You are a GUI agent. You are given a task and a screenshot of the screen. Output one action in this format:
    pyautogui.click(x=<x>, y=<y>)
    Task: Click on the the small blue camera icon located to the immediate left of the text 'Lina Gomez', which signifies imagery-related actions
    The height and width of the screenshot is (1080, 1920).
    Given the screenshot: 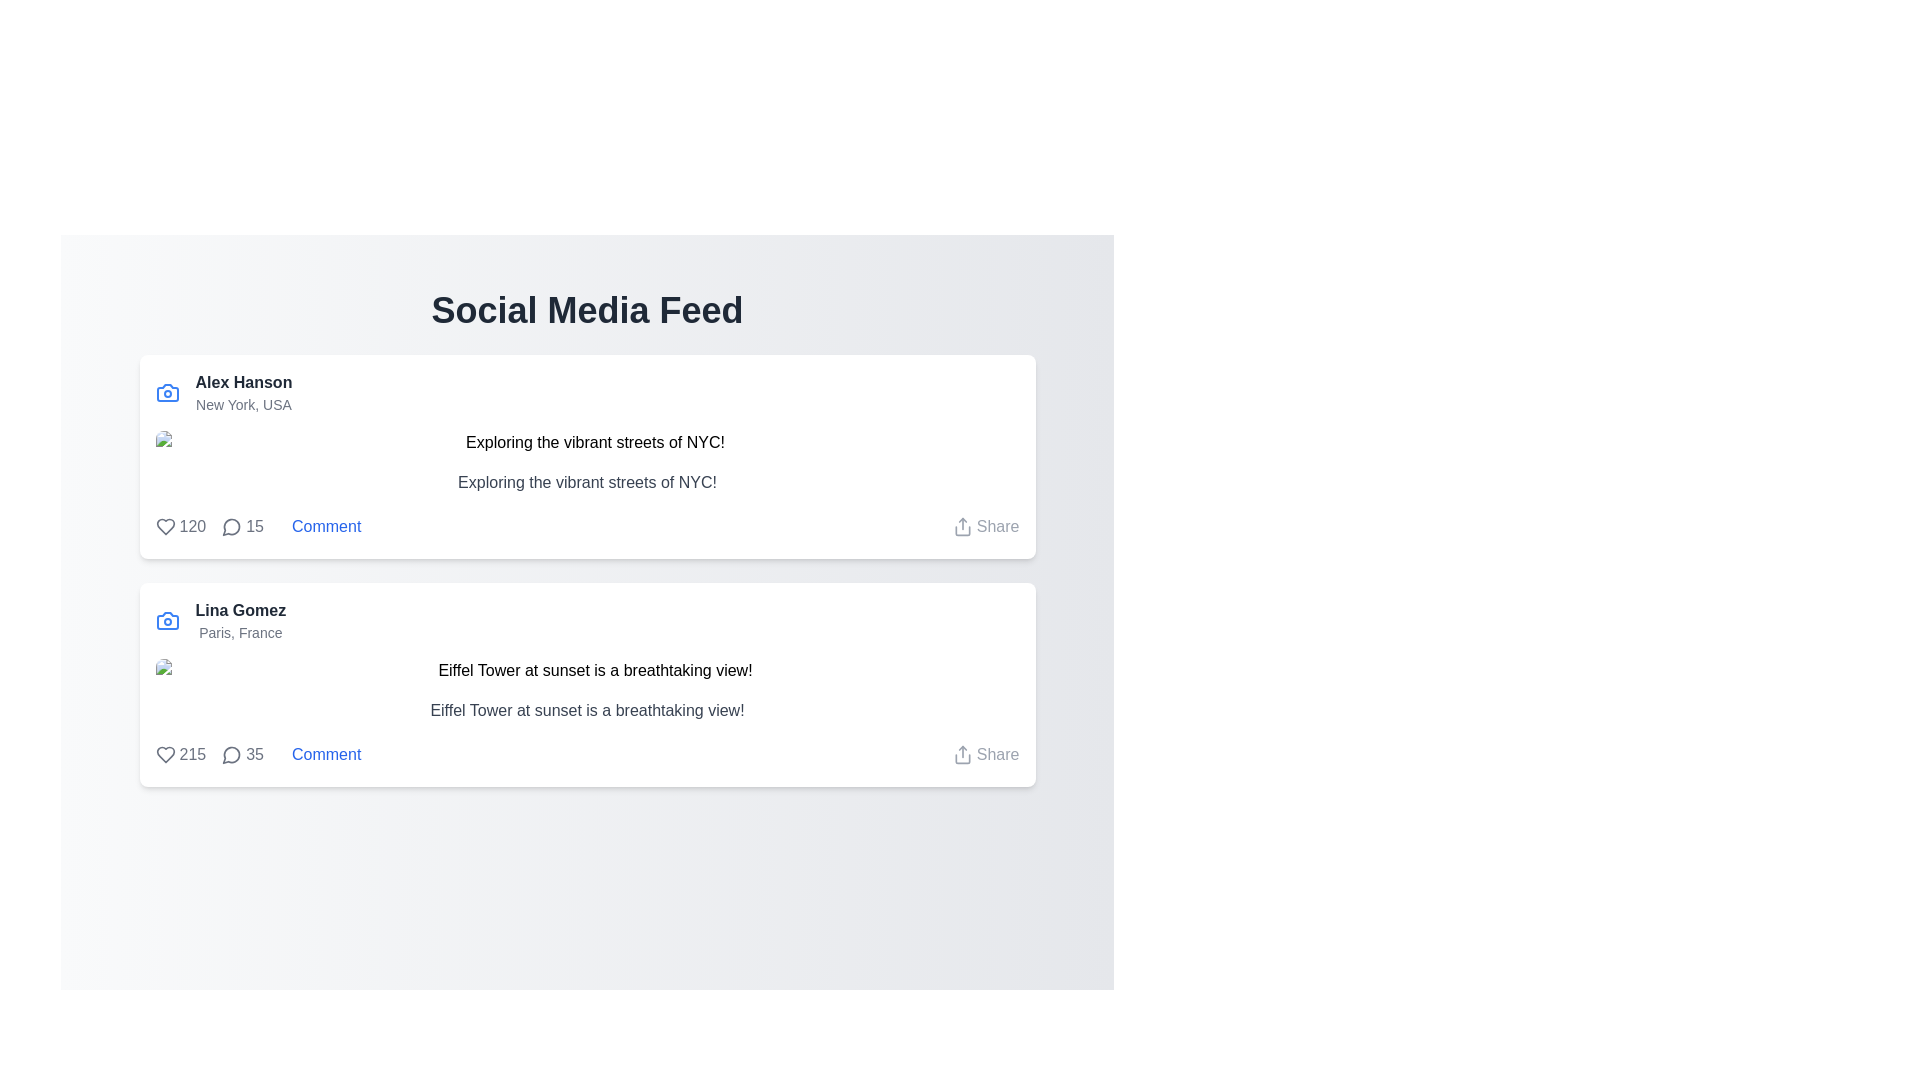 What is the action you would take?
    pyautogui.click(x=167, y=620)
    